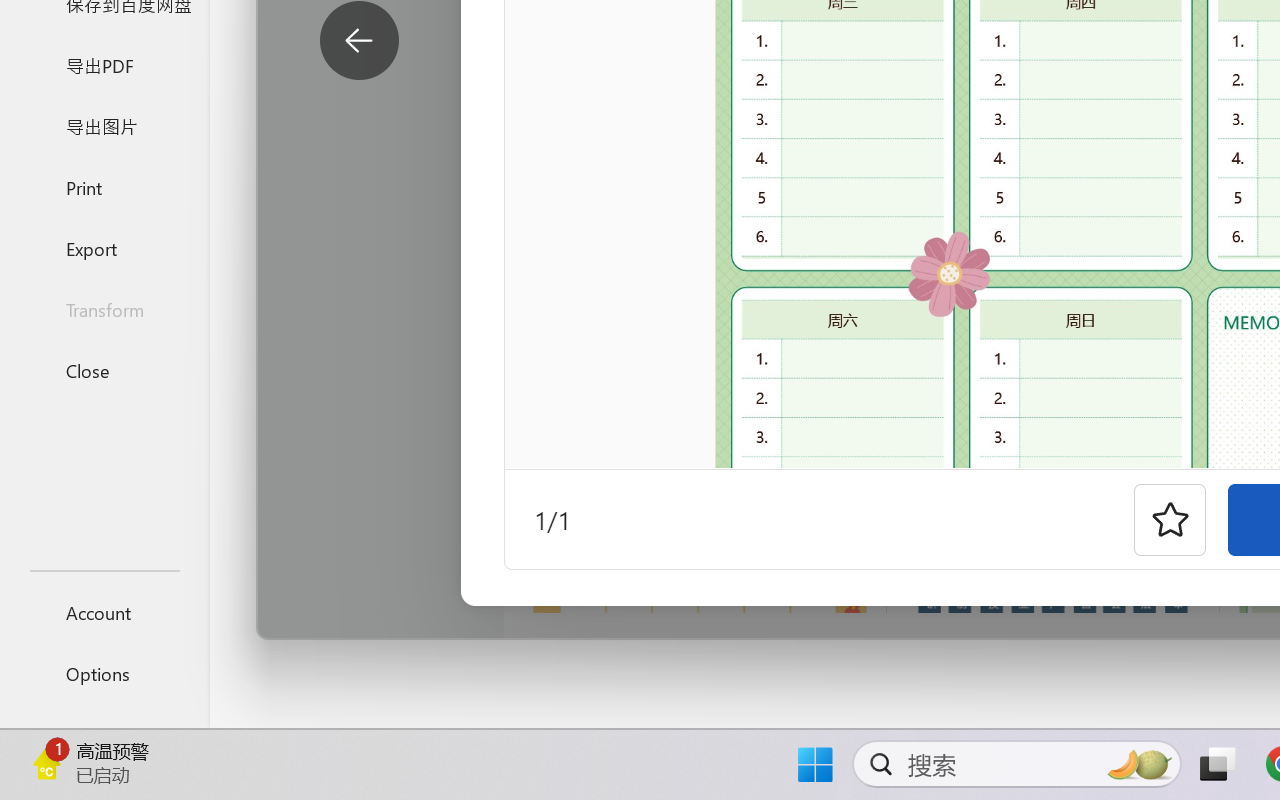 This screenshot has height=800, width=1280. What do you see at coordinates (103, 247) in the screenshot?
I see `'Export'` at bounding box center [103, 247].